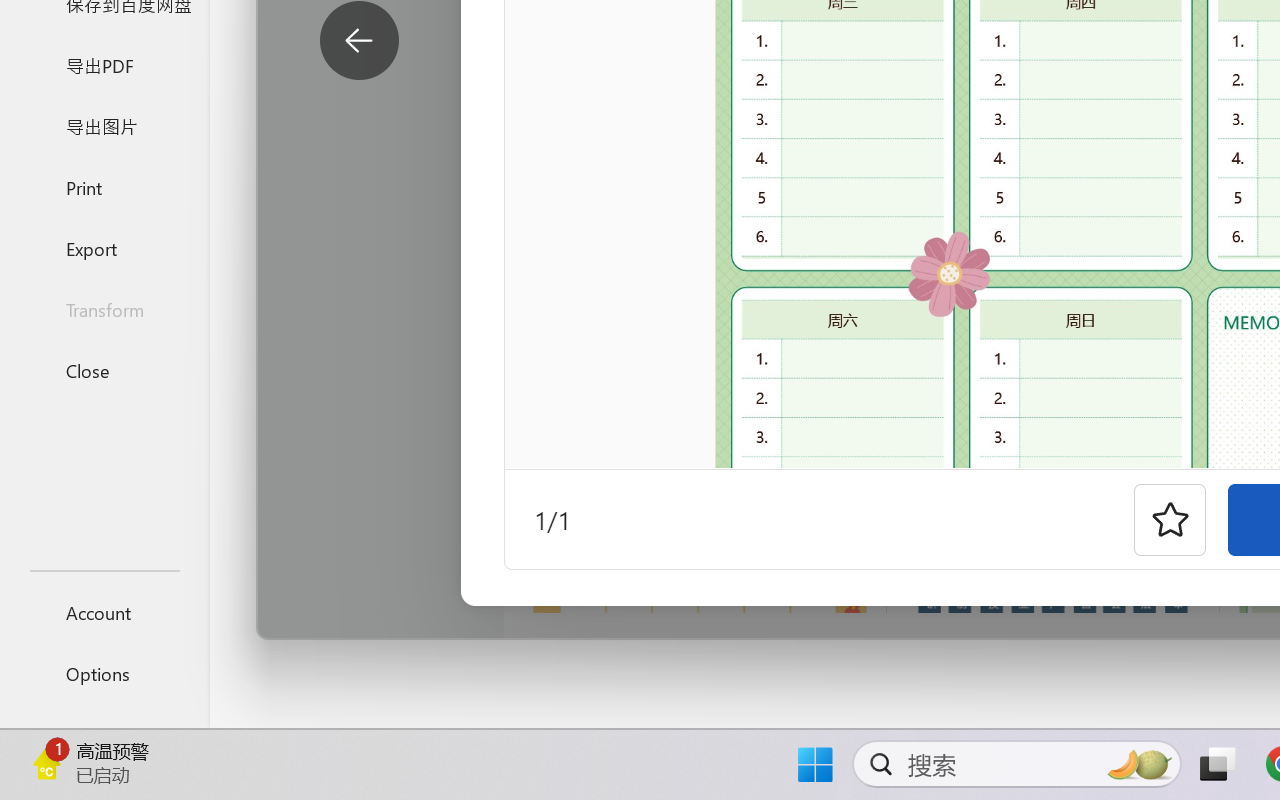 This screenshot has height=800, width=1280. What do you see at coordinates (103, 247) in the screenshot?
I see `'Export'` at bounding box center [103, 247].